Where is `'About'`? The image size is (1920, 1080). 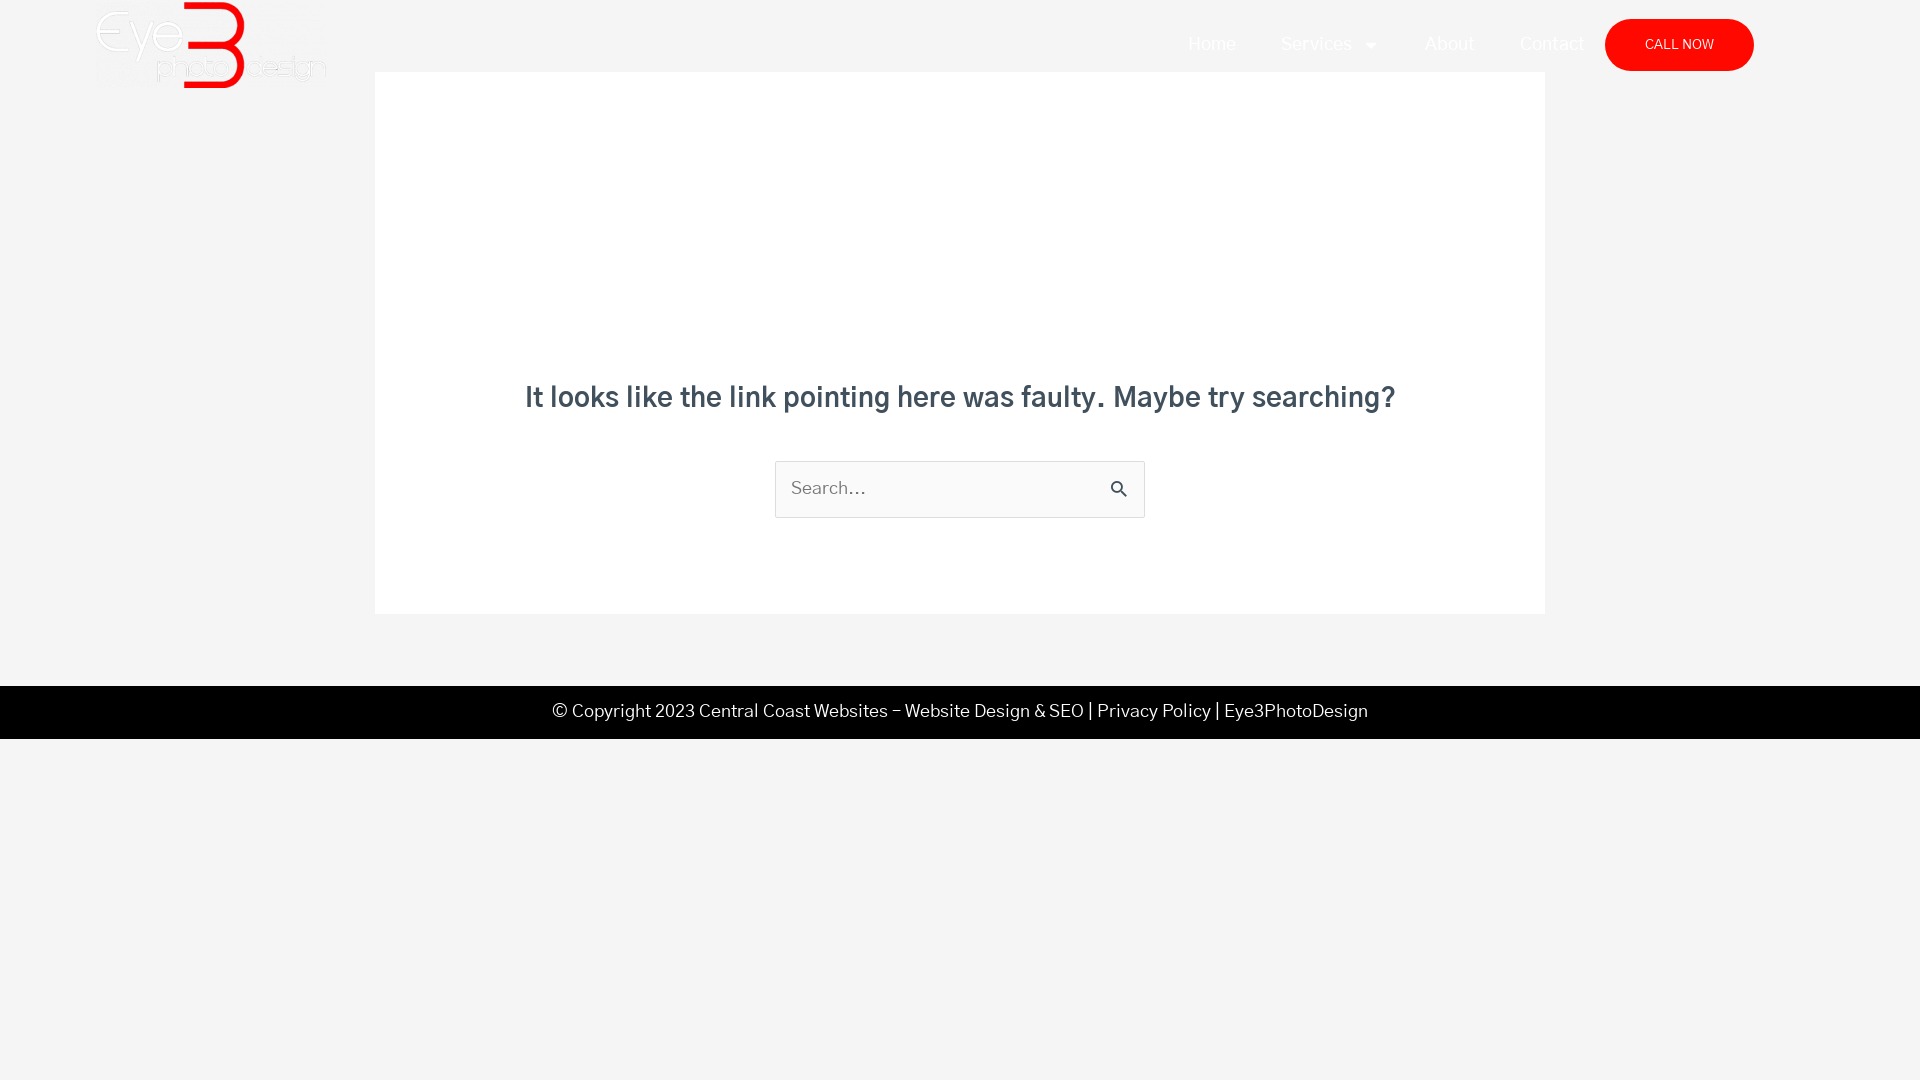
'About' is located at coordinates (1449, 45).